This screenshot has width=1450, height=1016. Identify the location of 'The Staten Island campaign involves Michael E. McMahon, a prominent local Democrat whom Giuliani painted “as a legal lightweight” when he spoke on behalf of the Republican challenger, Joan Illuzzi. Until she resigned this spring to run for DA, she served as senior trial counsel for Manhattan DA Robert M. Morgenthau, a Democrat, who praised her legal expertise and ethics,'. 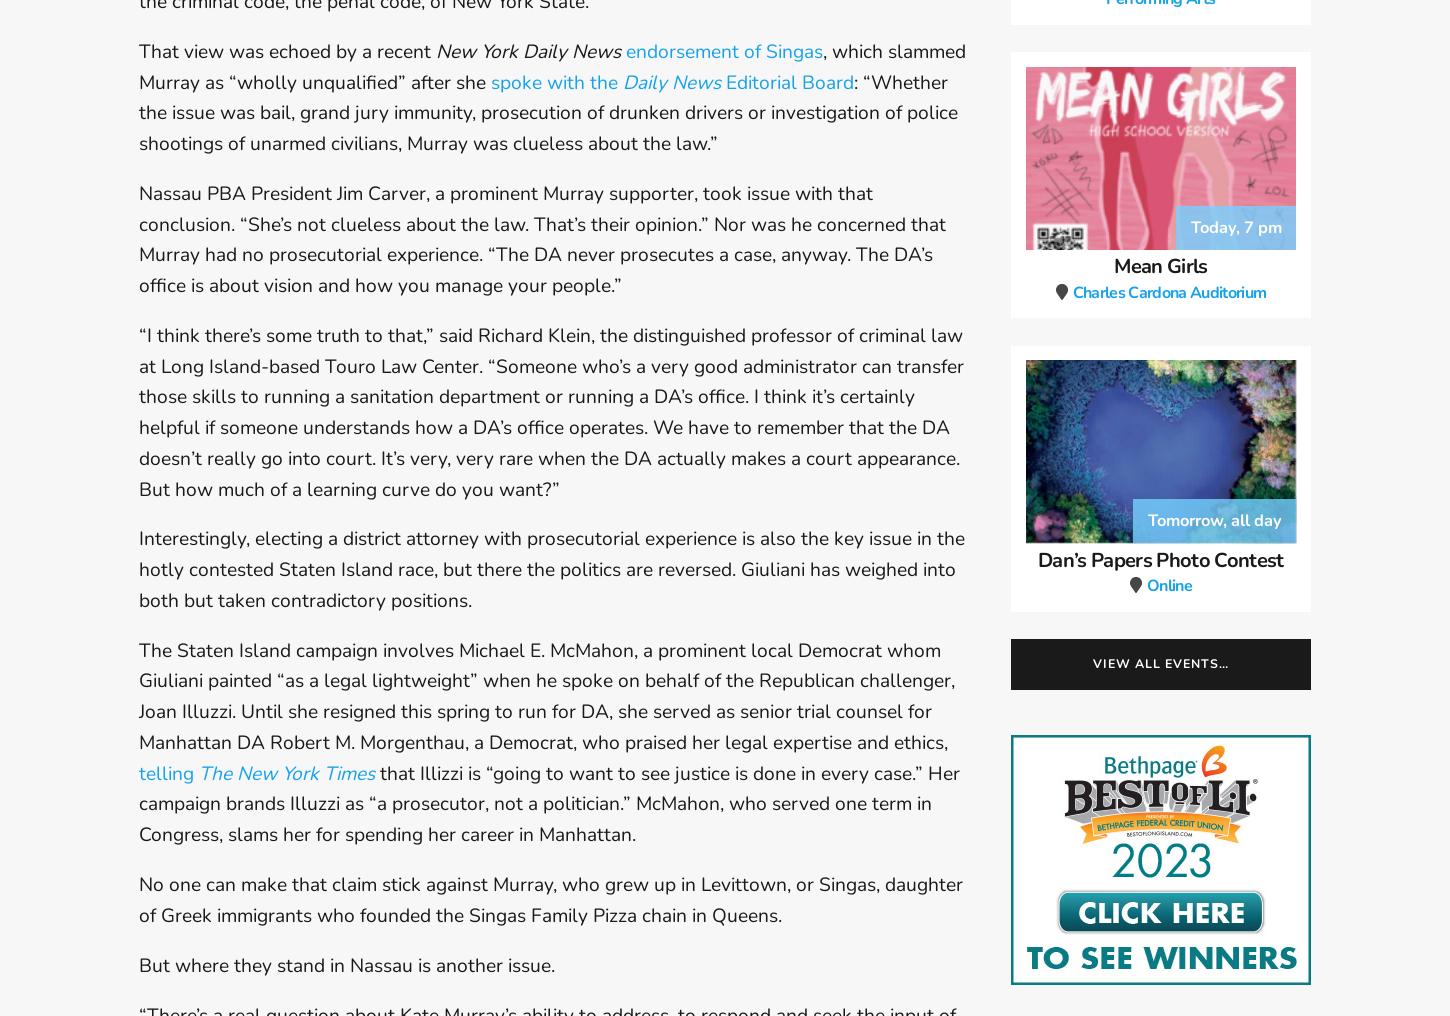
(546, 694).